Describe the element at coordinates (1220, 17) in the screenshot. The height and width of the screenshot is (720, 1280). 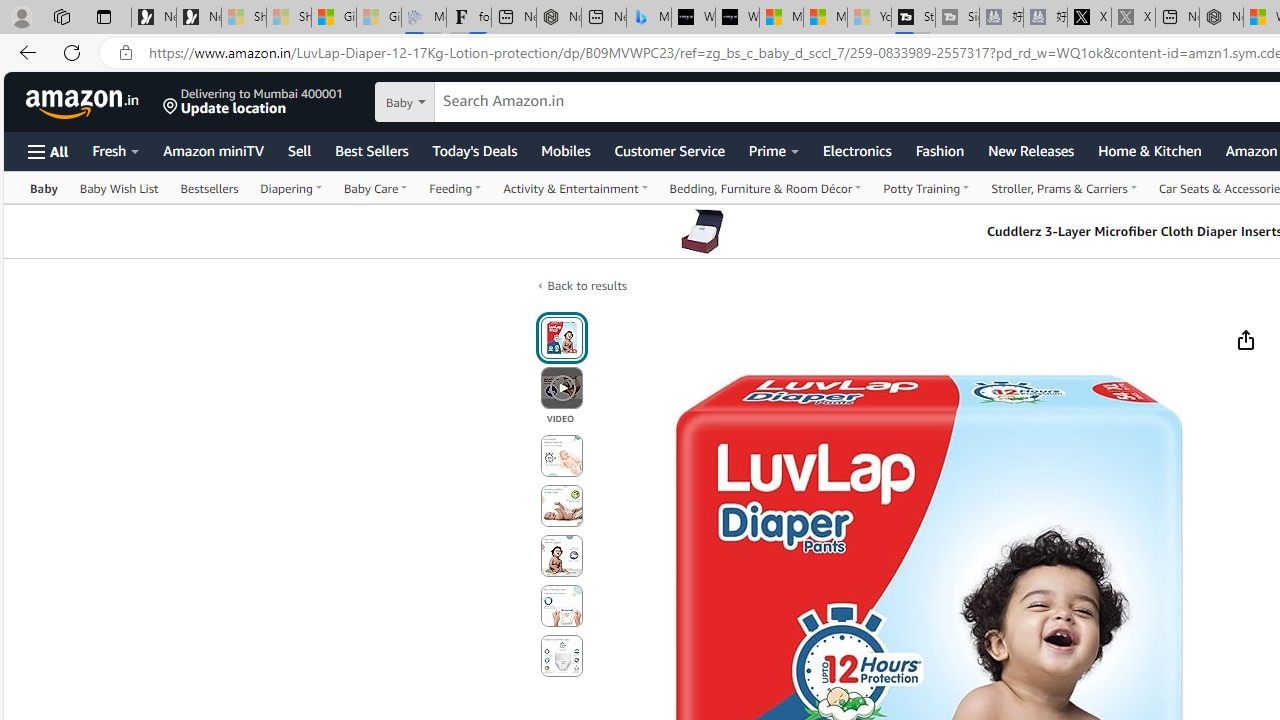
I see `'Nordace - My Account'` at that location.